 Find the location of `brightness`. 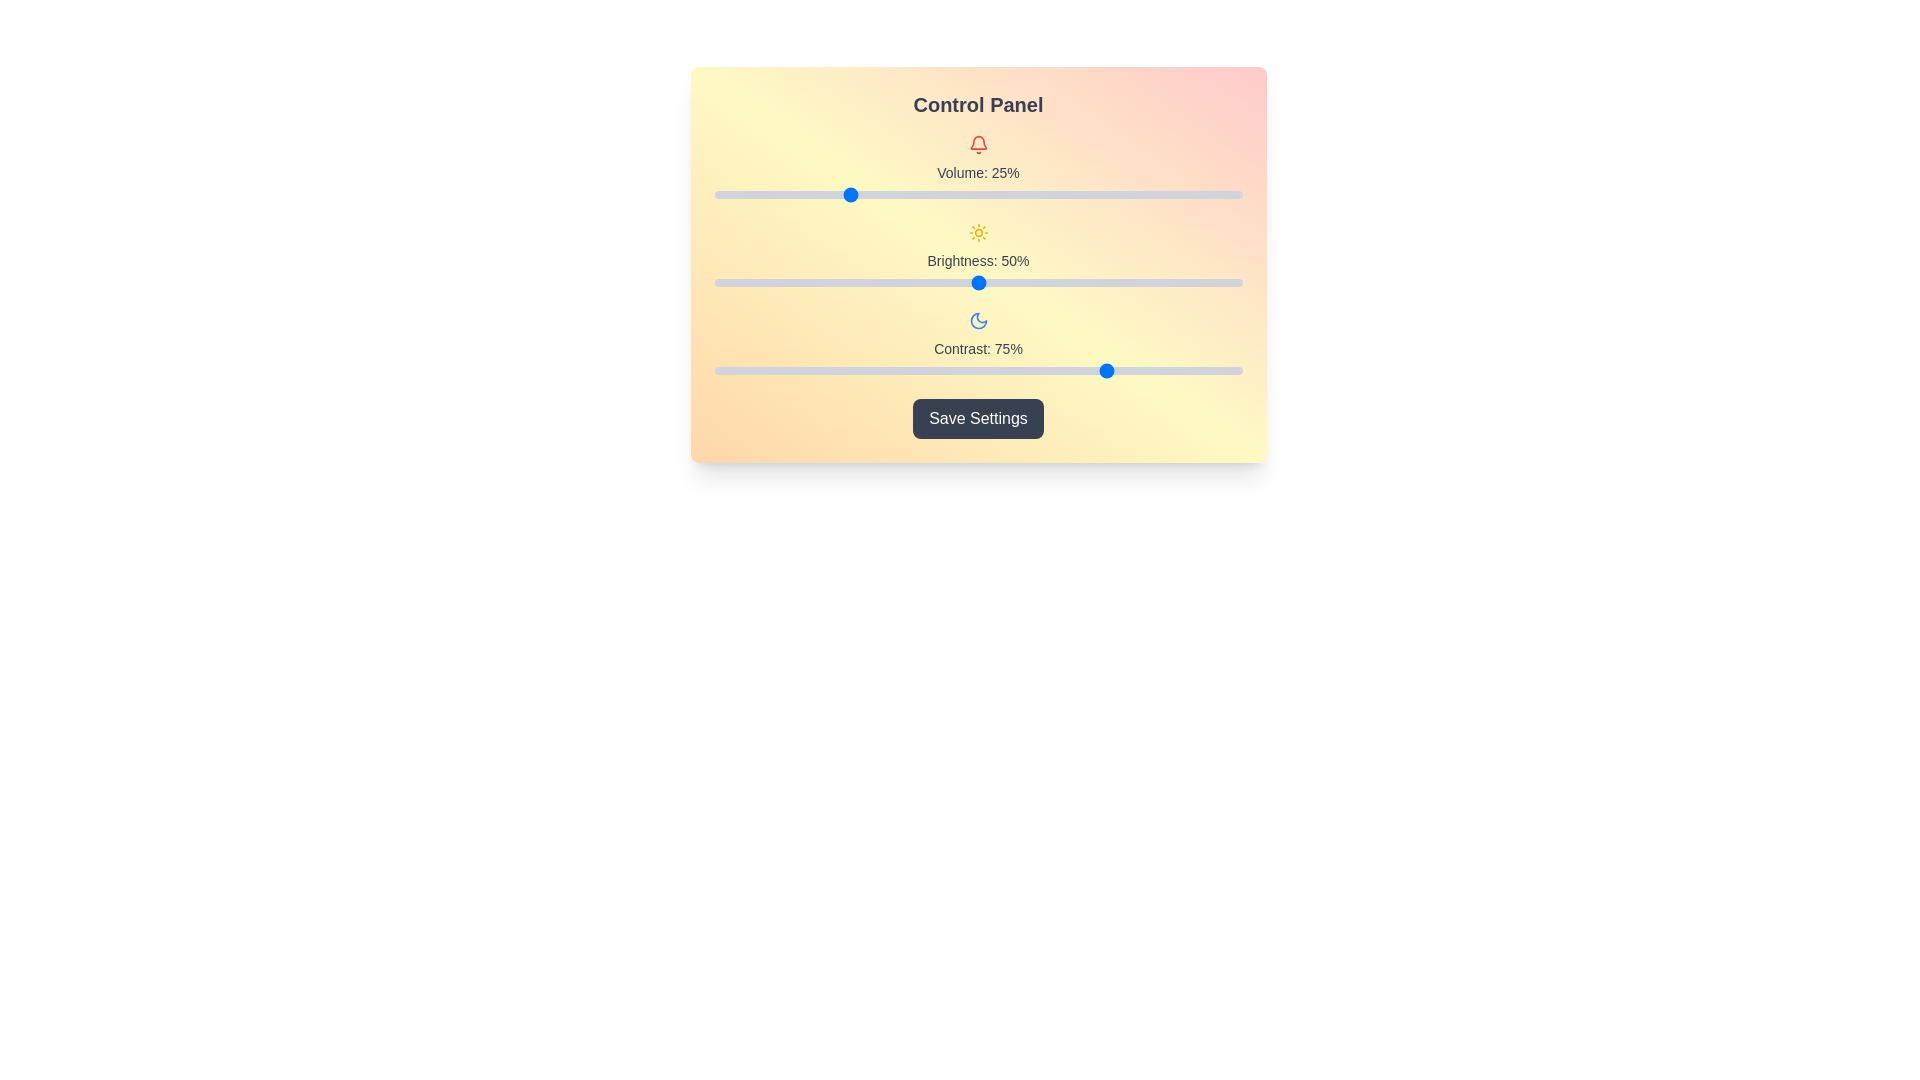

brightness is located at coordinates (1147, 282).